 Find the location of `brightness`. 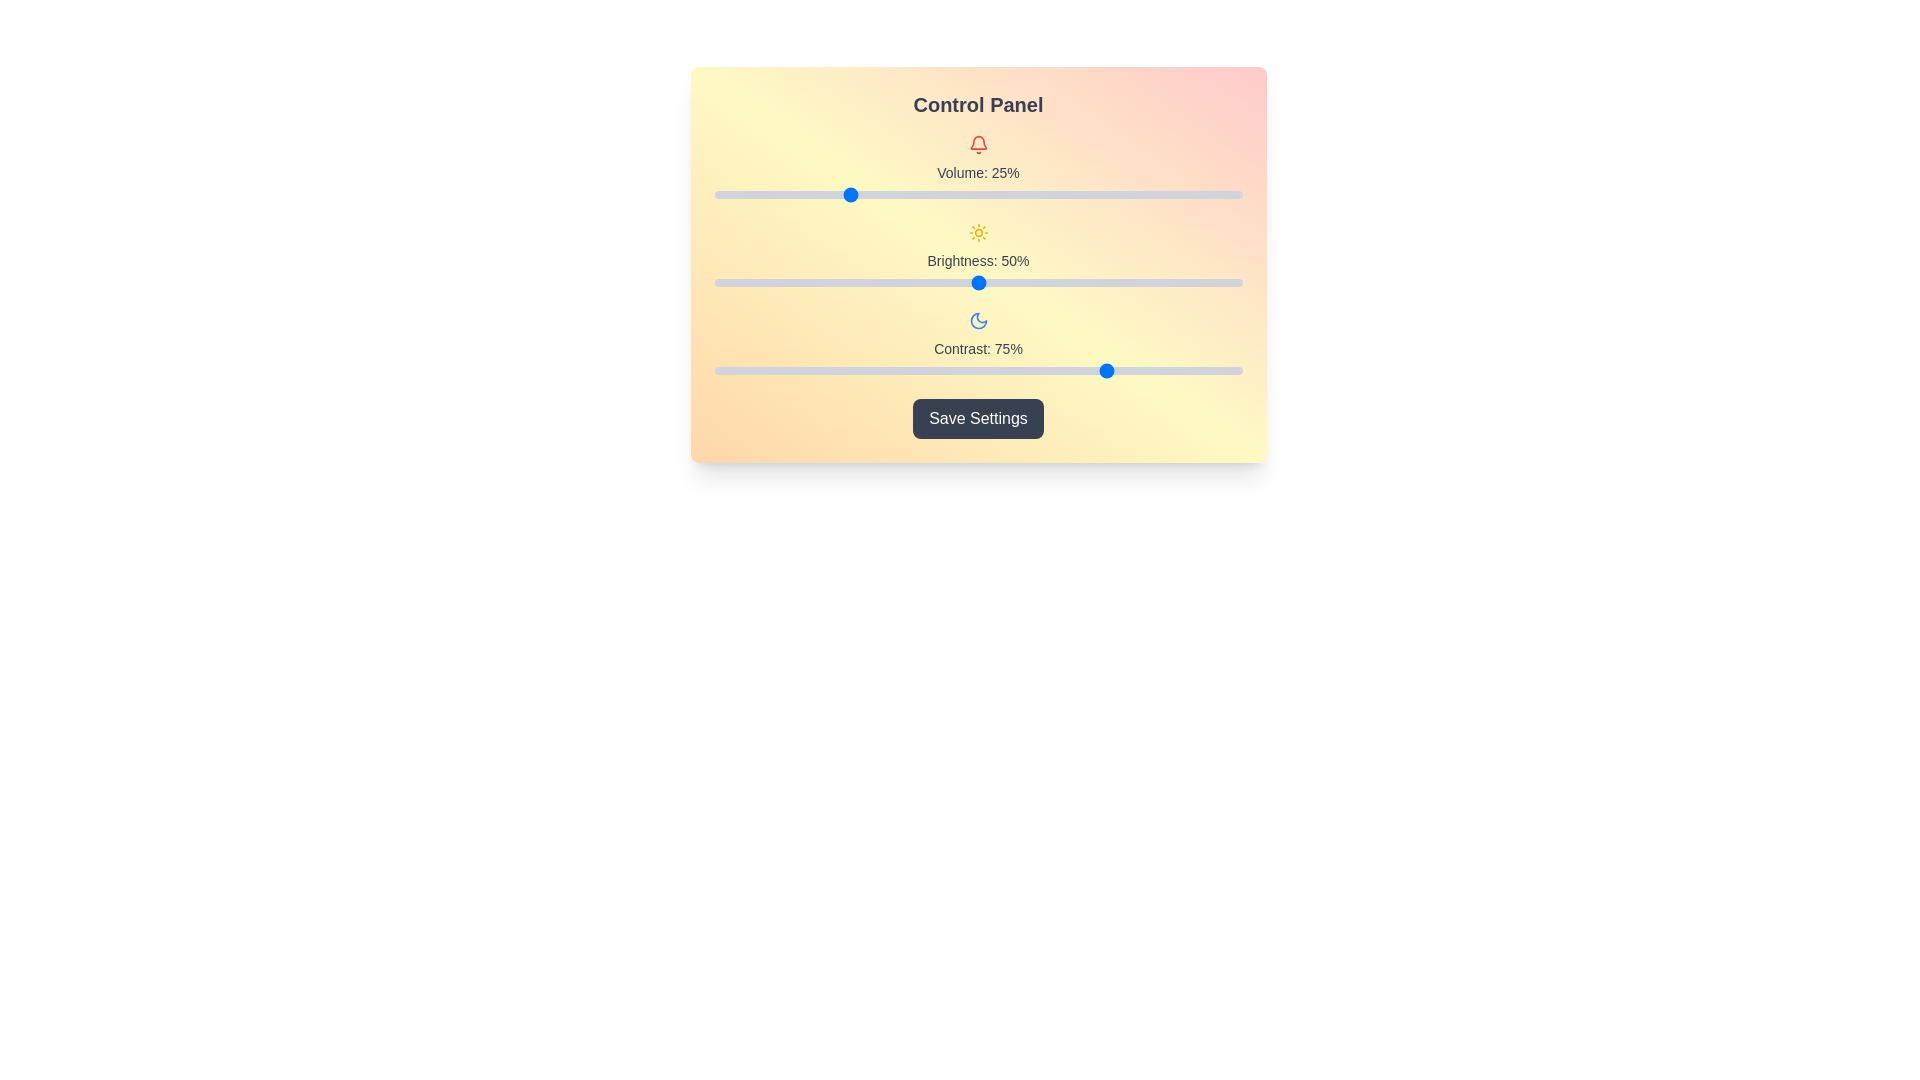

brightness is located at coordinates (1147, 282).